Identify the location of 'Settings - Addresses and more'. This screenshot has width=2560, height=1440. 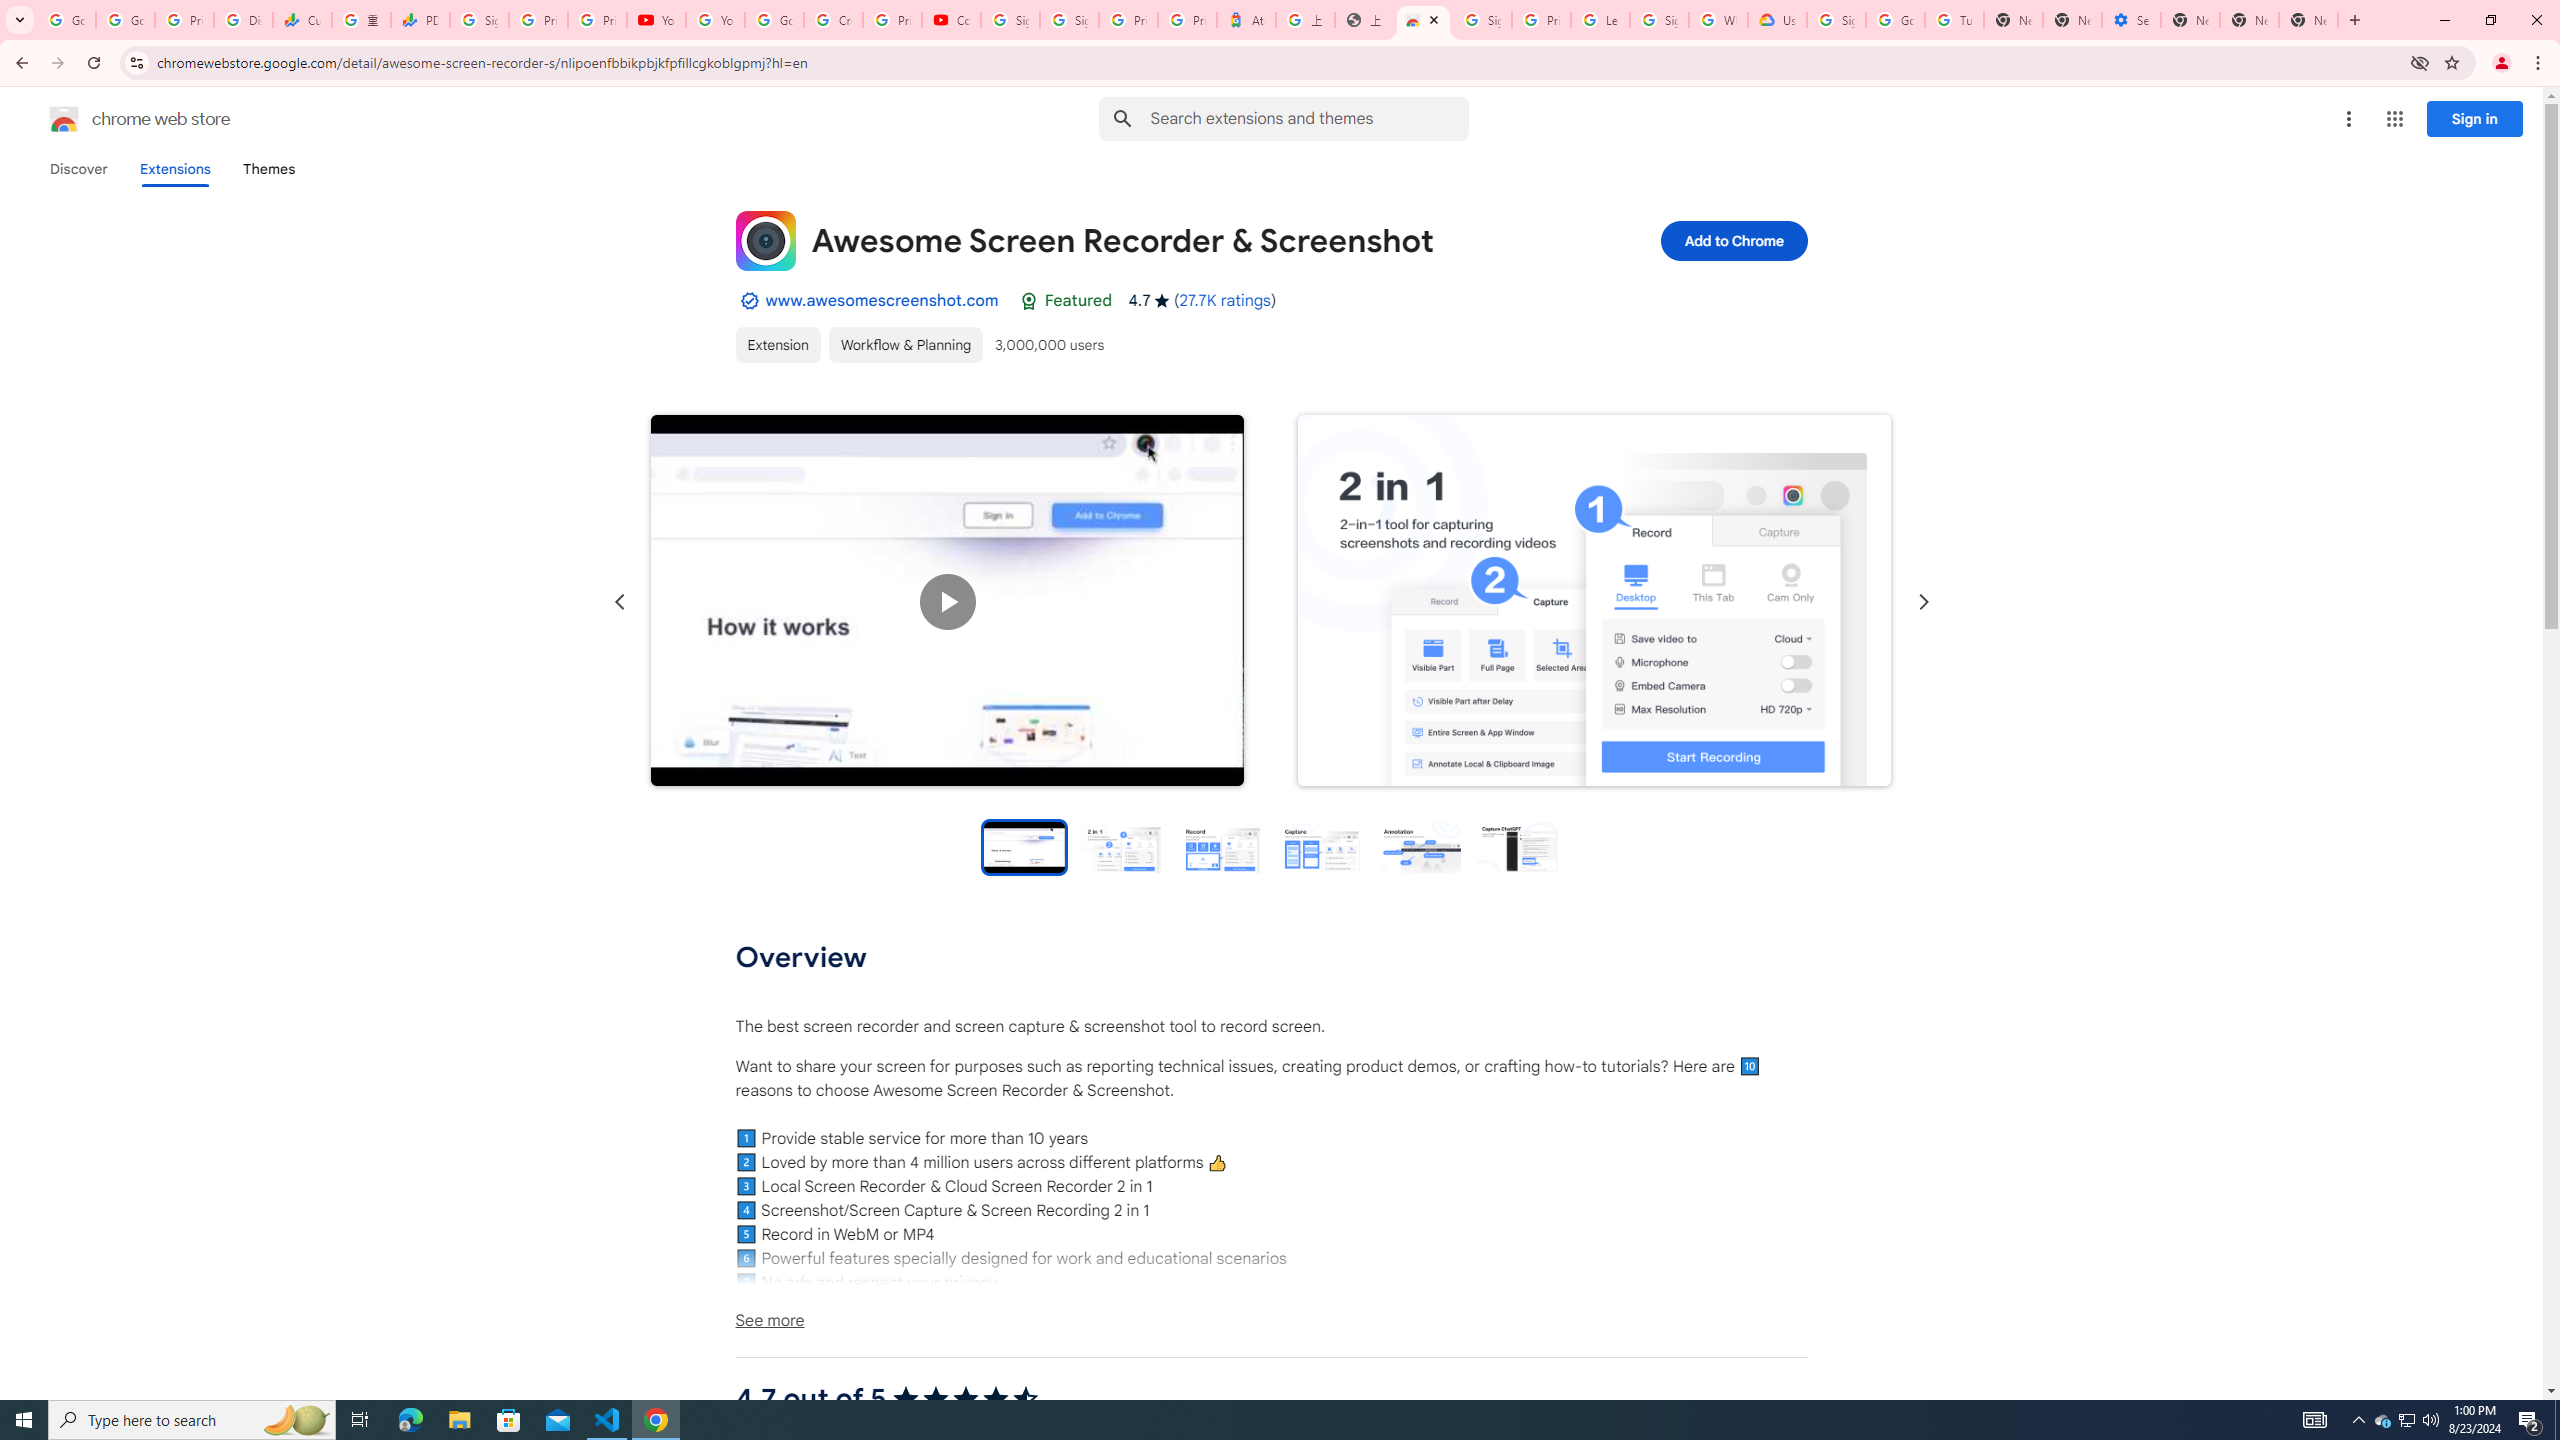
(2131, 19).